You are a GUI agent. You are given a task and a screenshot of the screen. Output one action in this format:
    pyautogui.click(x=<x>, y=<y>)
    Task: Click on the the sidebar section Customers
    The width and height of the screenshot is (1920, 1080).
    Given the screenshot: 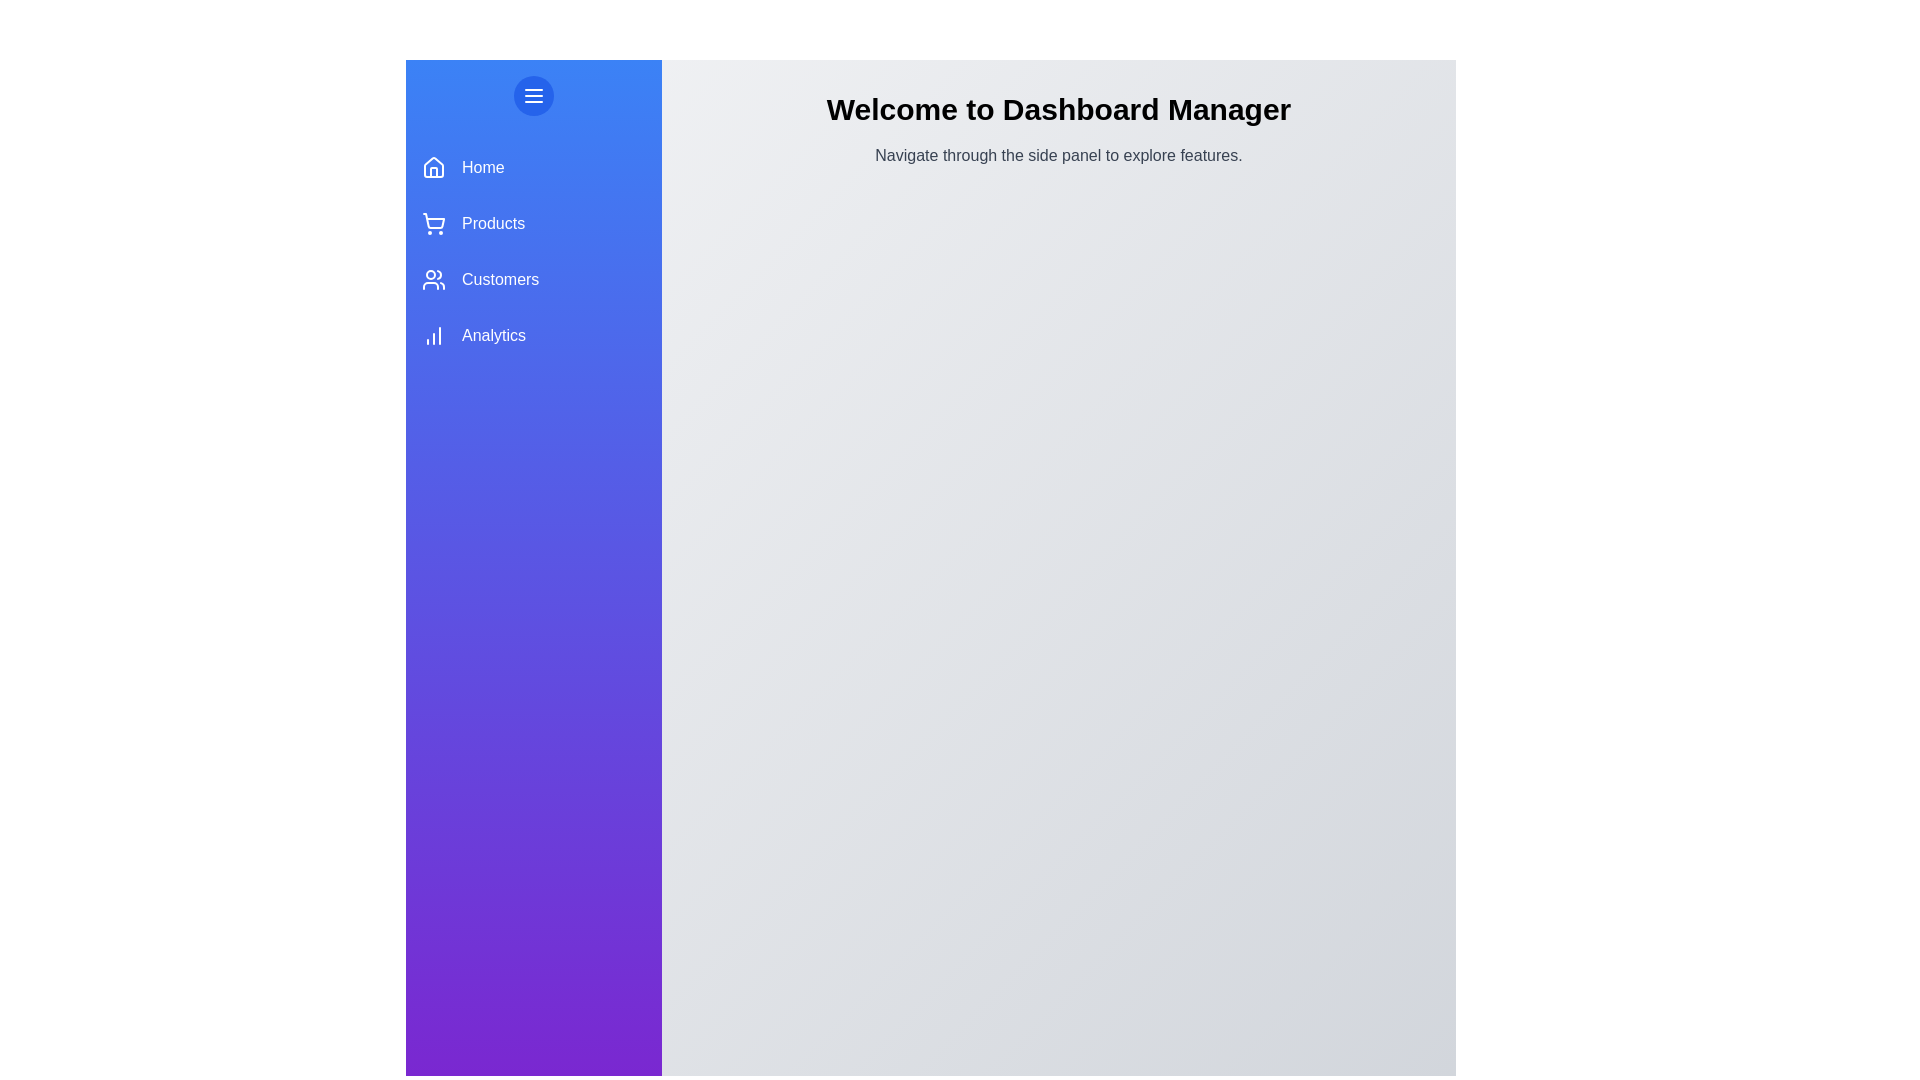 What is the action you would take?
    pyautogui.click(x=533, y=280)
    